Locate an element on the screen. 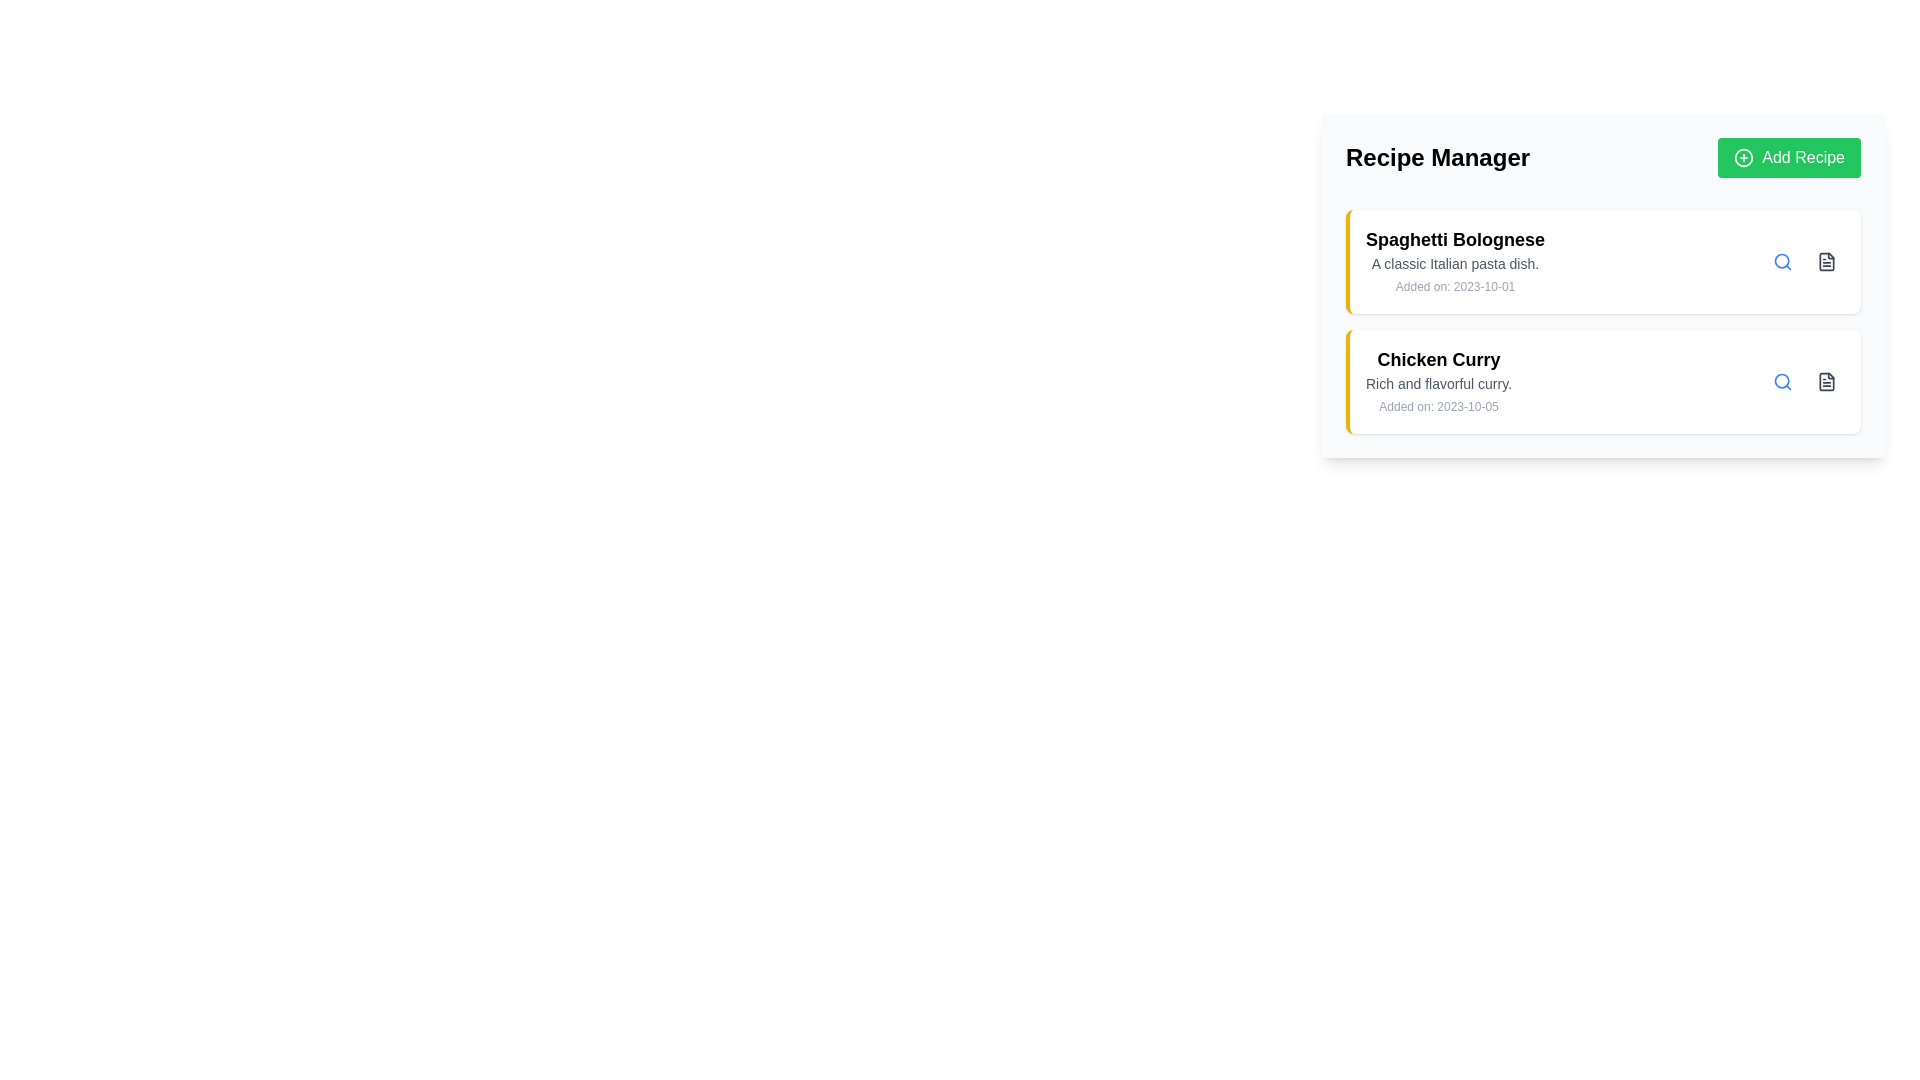 This screenshot has width=1920, height=1080. the text label indicating the section for managing recipes, which is located to the left of the green 'Add Recipe' button is located at coordinates (1437, 157).